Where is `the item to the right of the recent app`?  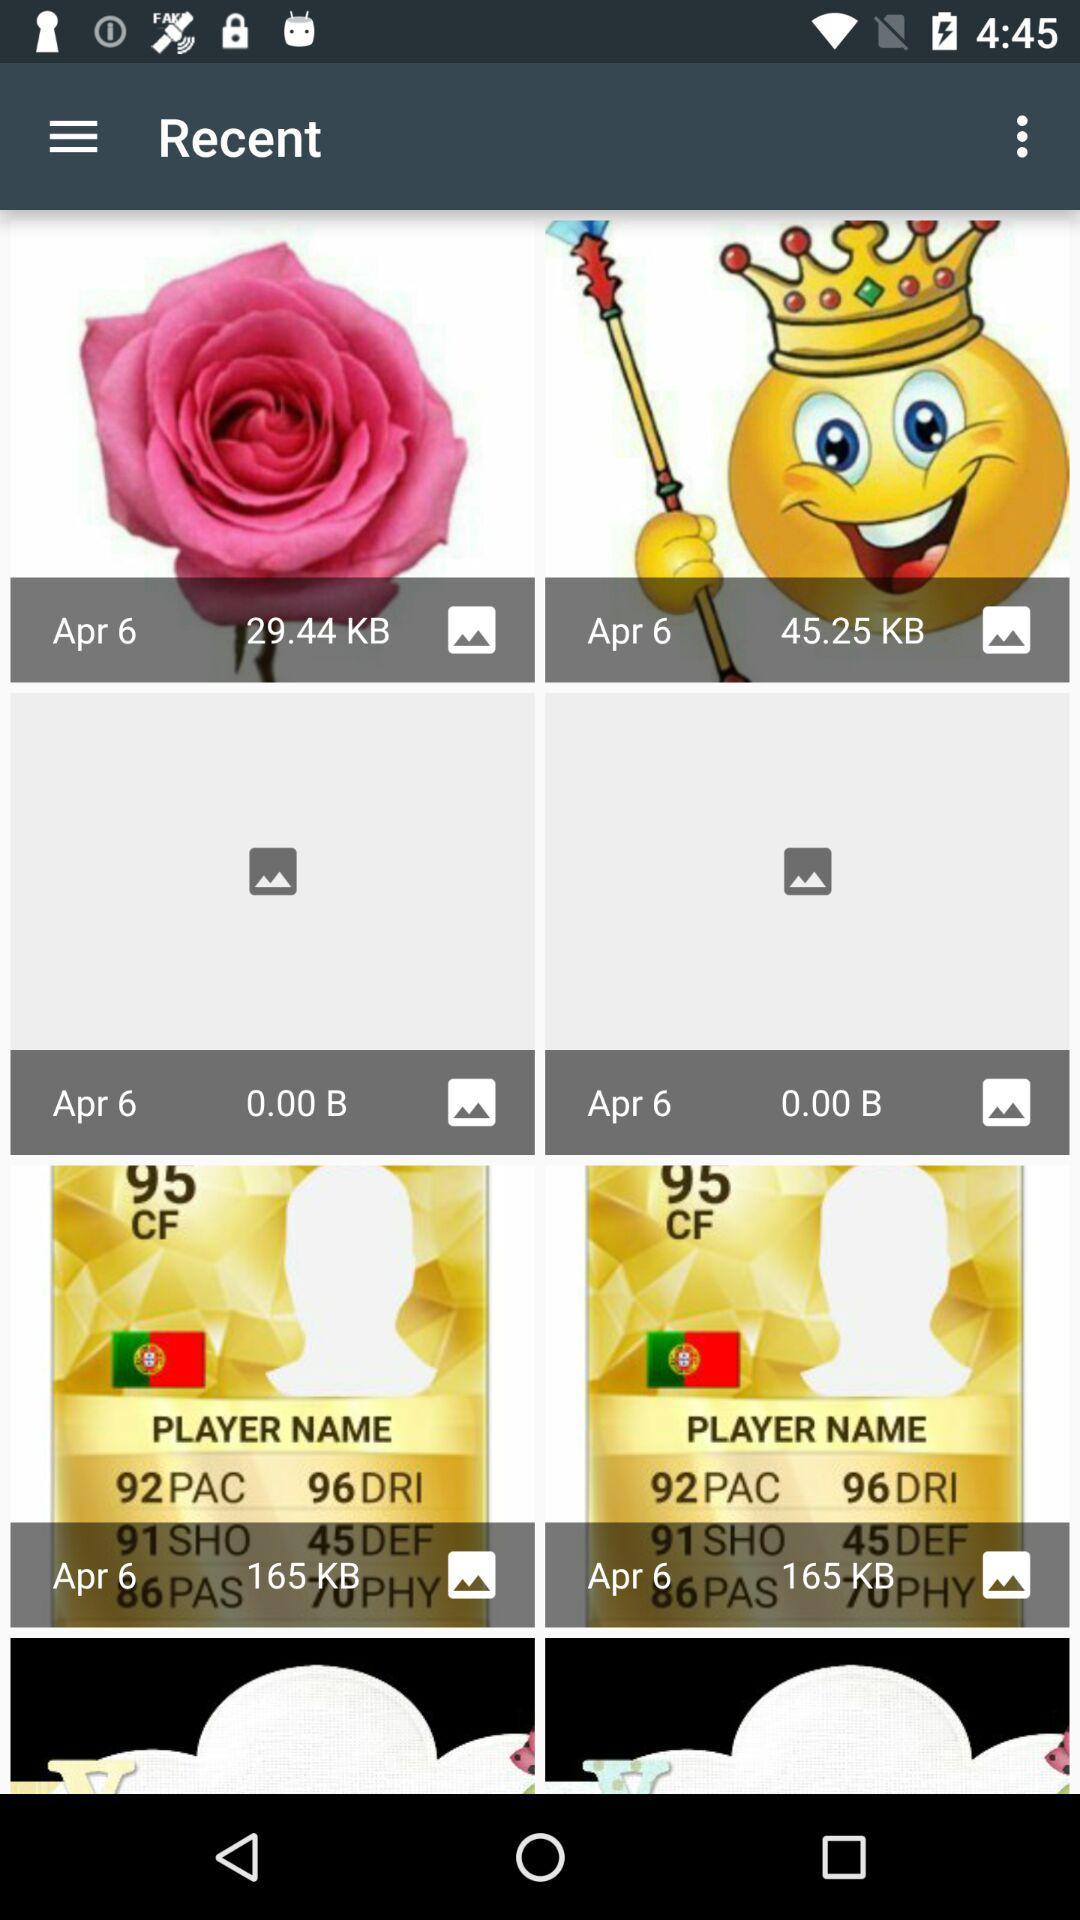 the item to the right of the recent app is located at coordinates (1027, 135).